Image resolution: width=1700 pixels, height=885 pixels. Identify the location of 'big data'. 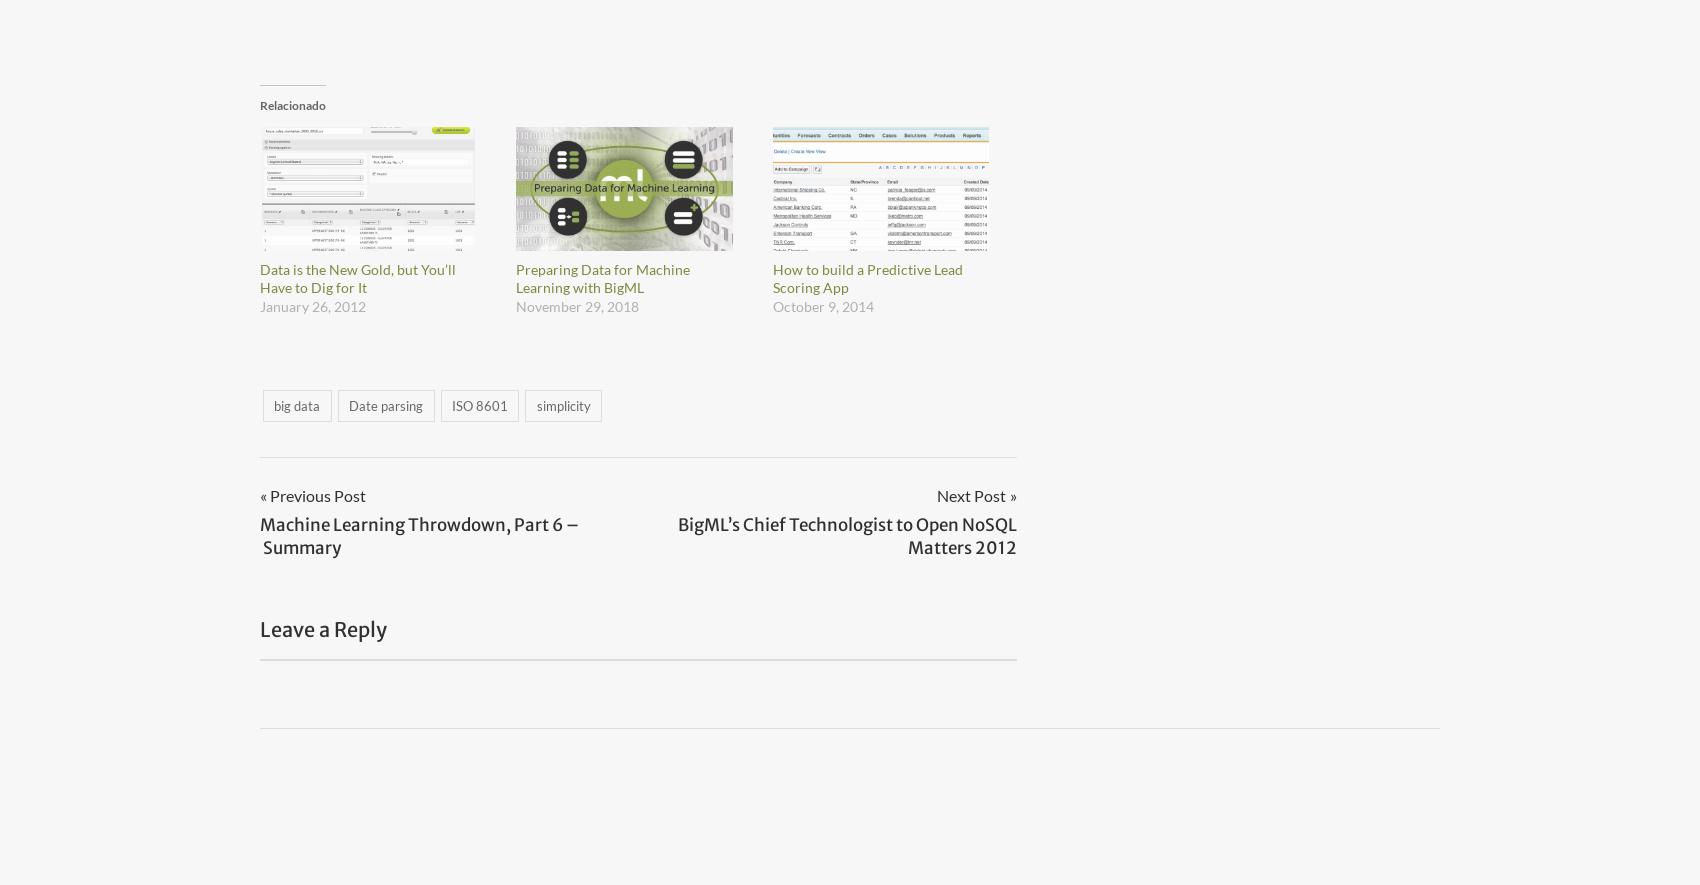
(296, 404).